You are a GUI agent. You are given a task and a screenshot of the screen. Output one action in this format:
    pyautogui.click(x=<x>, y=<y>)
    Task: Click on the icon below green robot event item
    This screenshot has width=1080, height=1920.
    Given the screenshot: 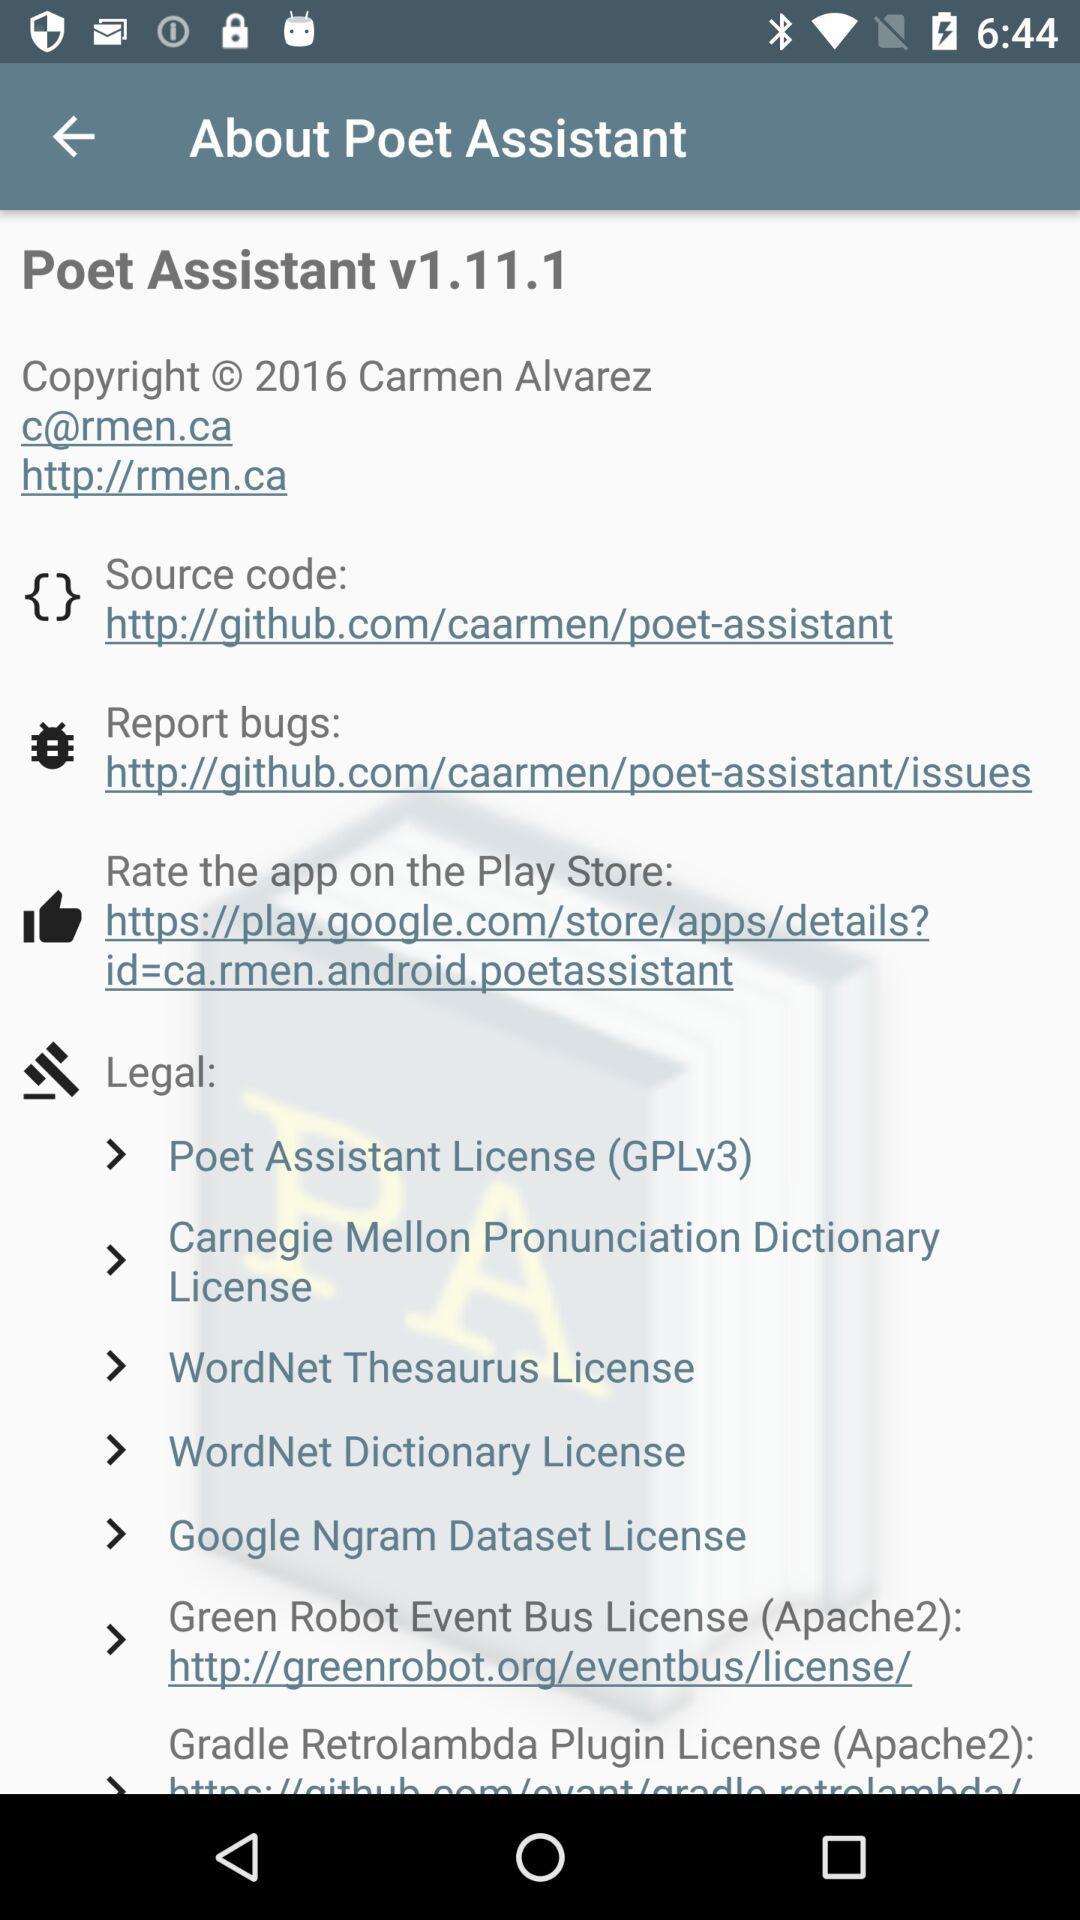 What is the action you would take?
    pyautogui.click(x=571, y=1752)
    